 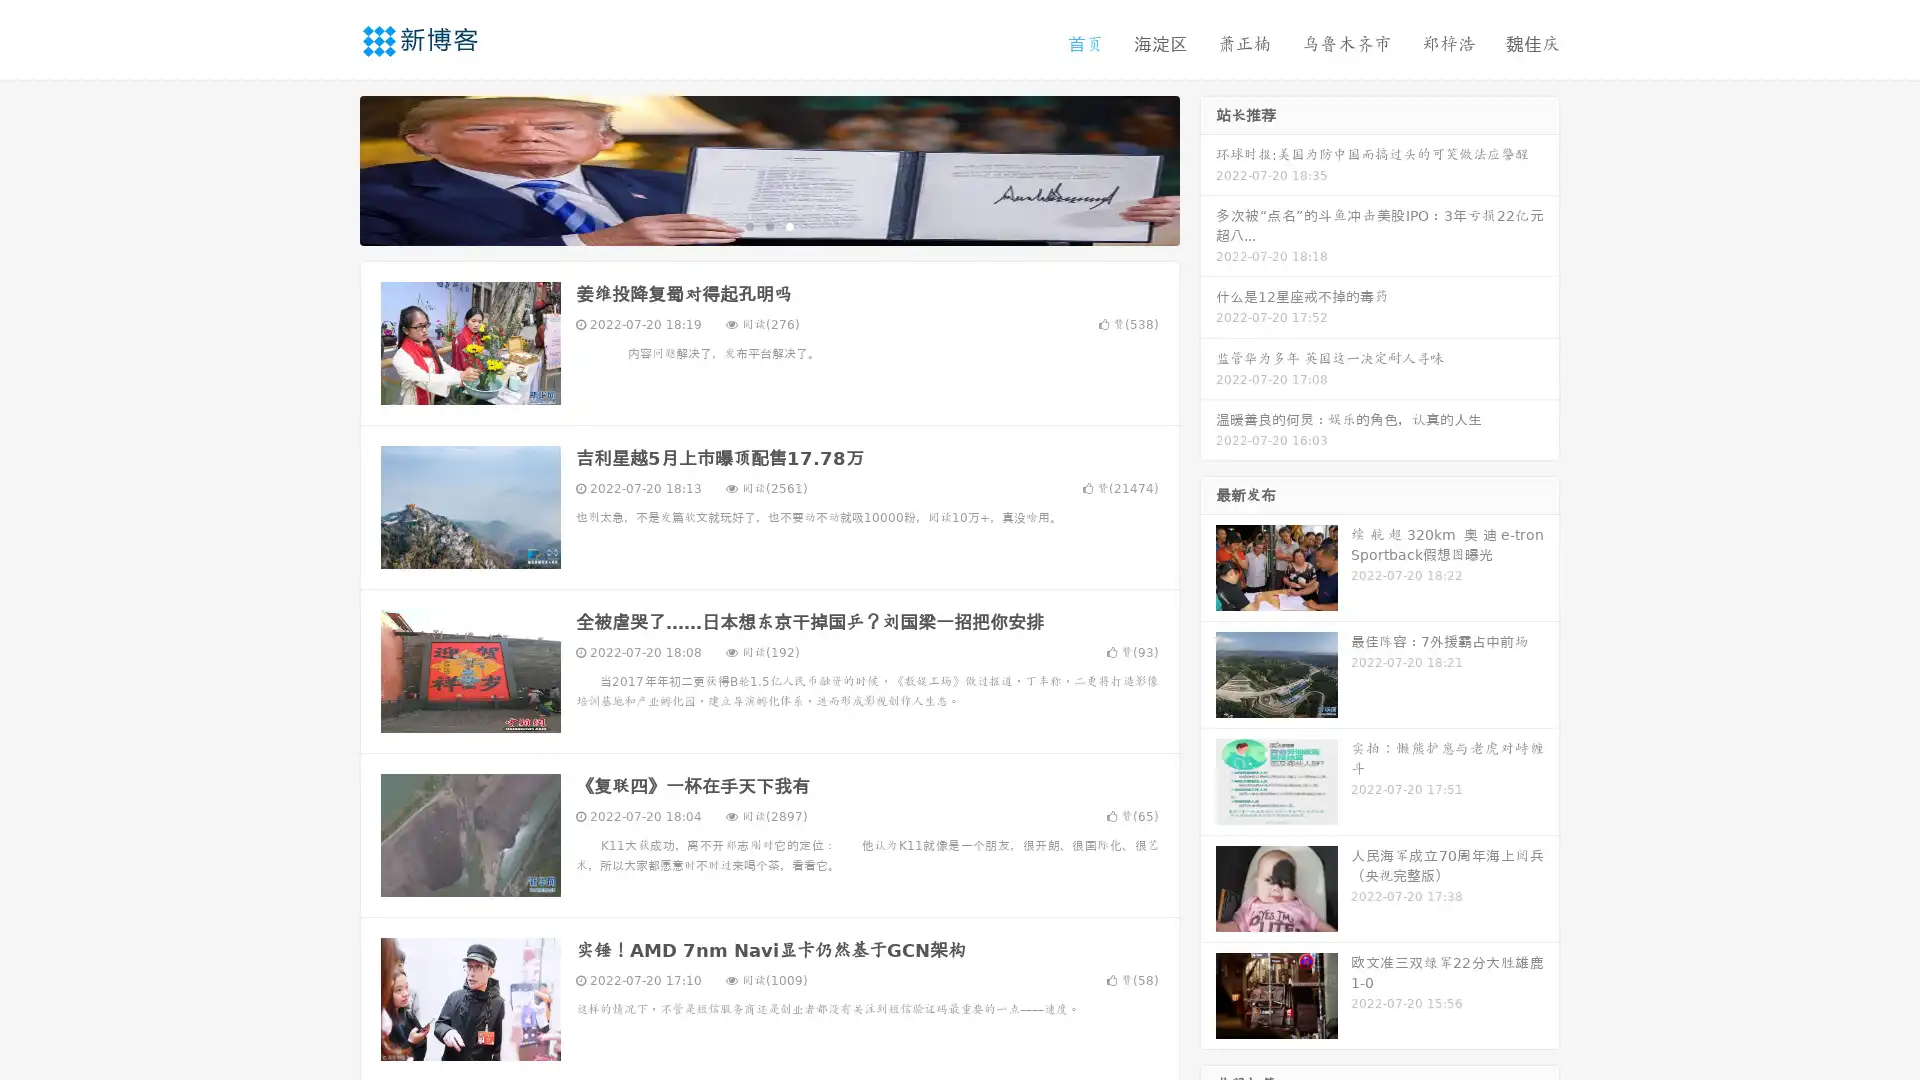 What do you see at coordinates (748, 225) in the screenshot?
I see `Go to slide 1` at bounding box center [748, 225].